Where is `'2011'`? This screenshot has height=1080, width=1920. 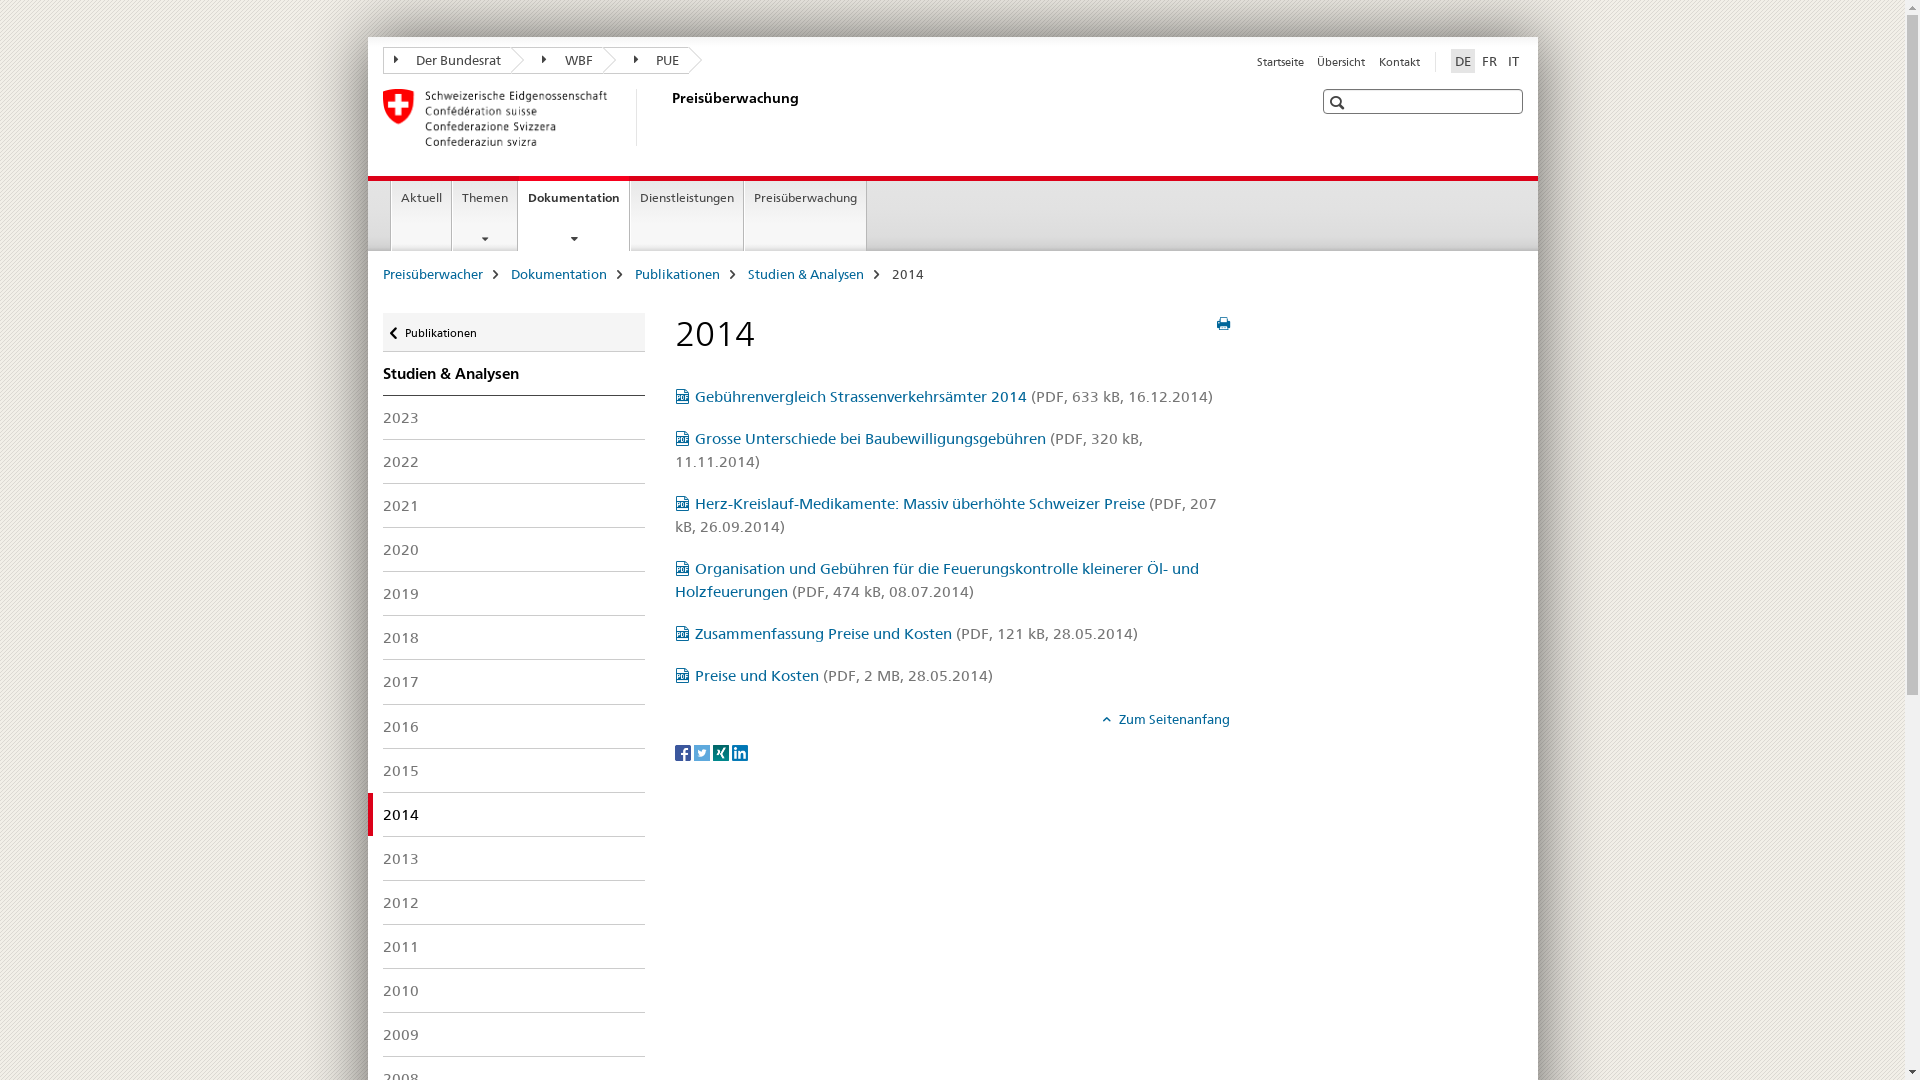
'2011' is located at coordinates (513, 945).